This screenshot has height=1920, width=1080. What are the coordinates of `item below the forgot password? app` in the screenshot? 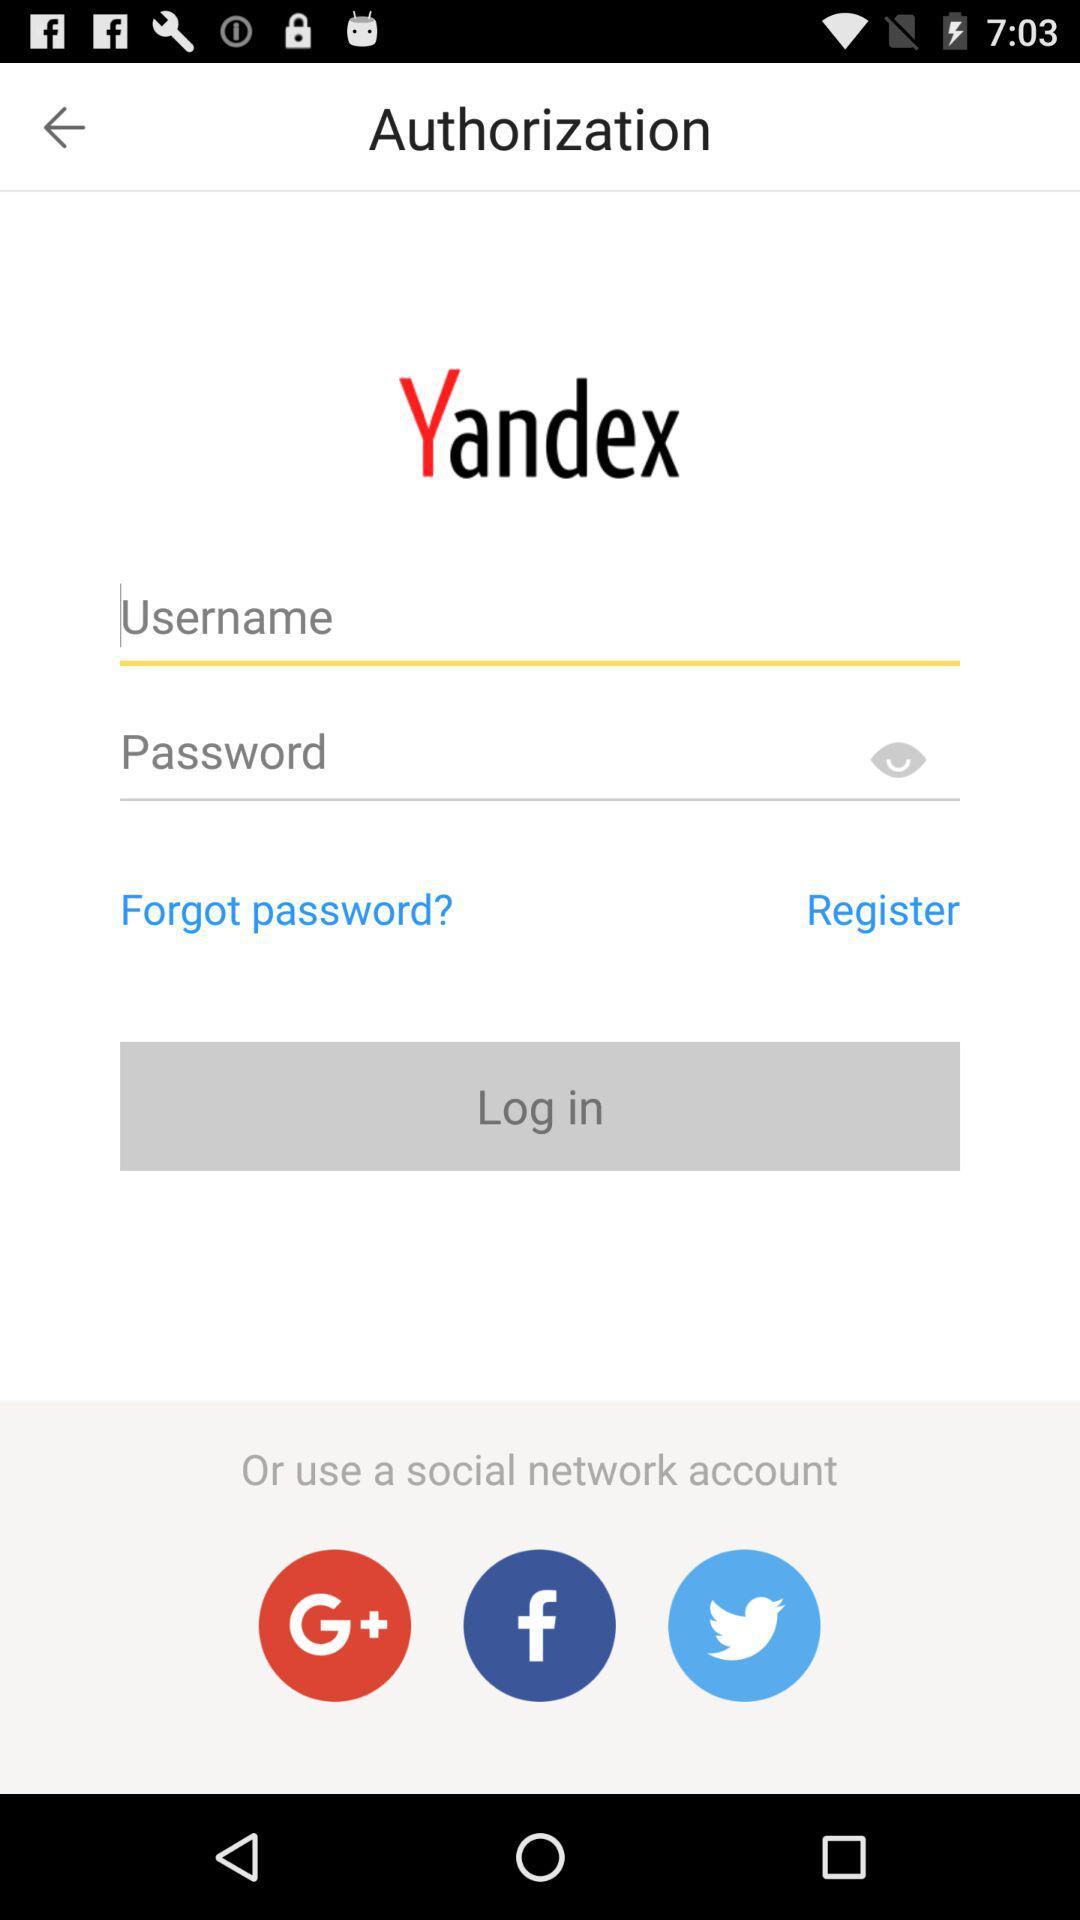 It's located at (540, 1105).